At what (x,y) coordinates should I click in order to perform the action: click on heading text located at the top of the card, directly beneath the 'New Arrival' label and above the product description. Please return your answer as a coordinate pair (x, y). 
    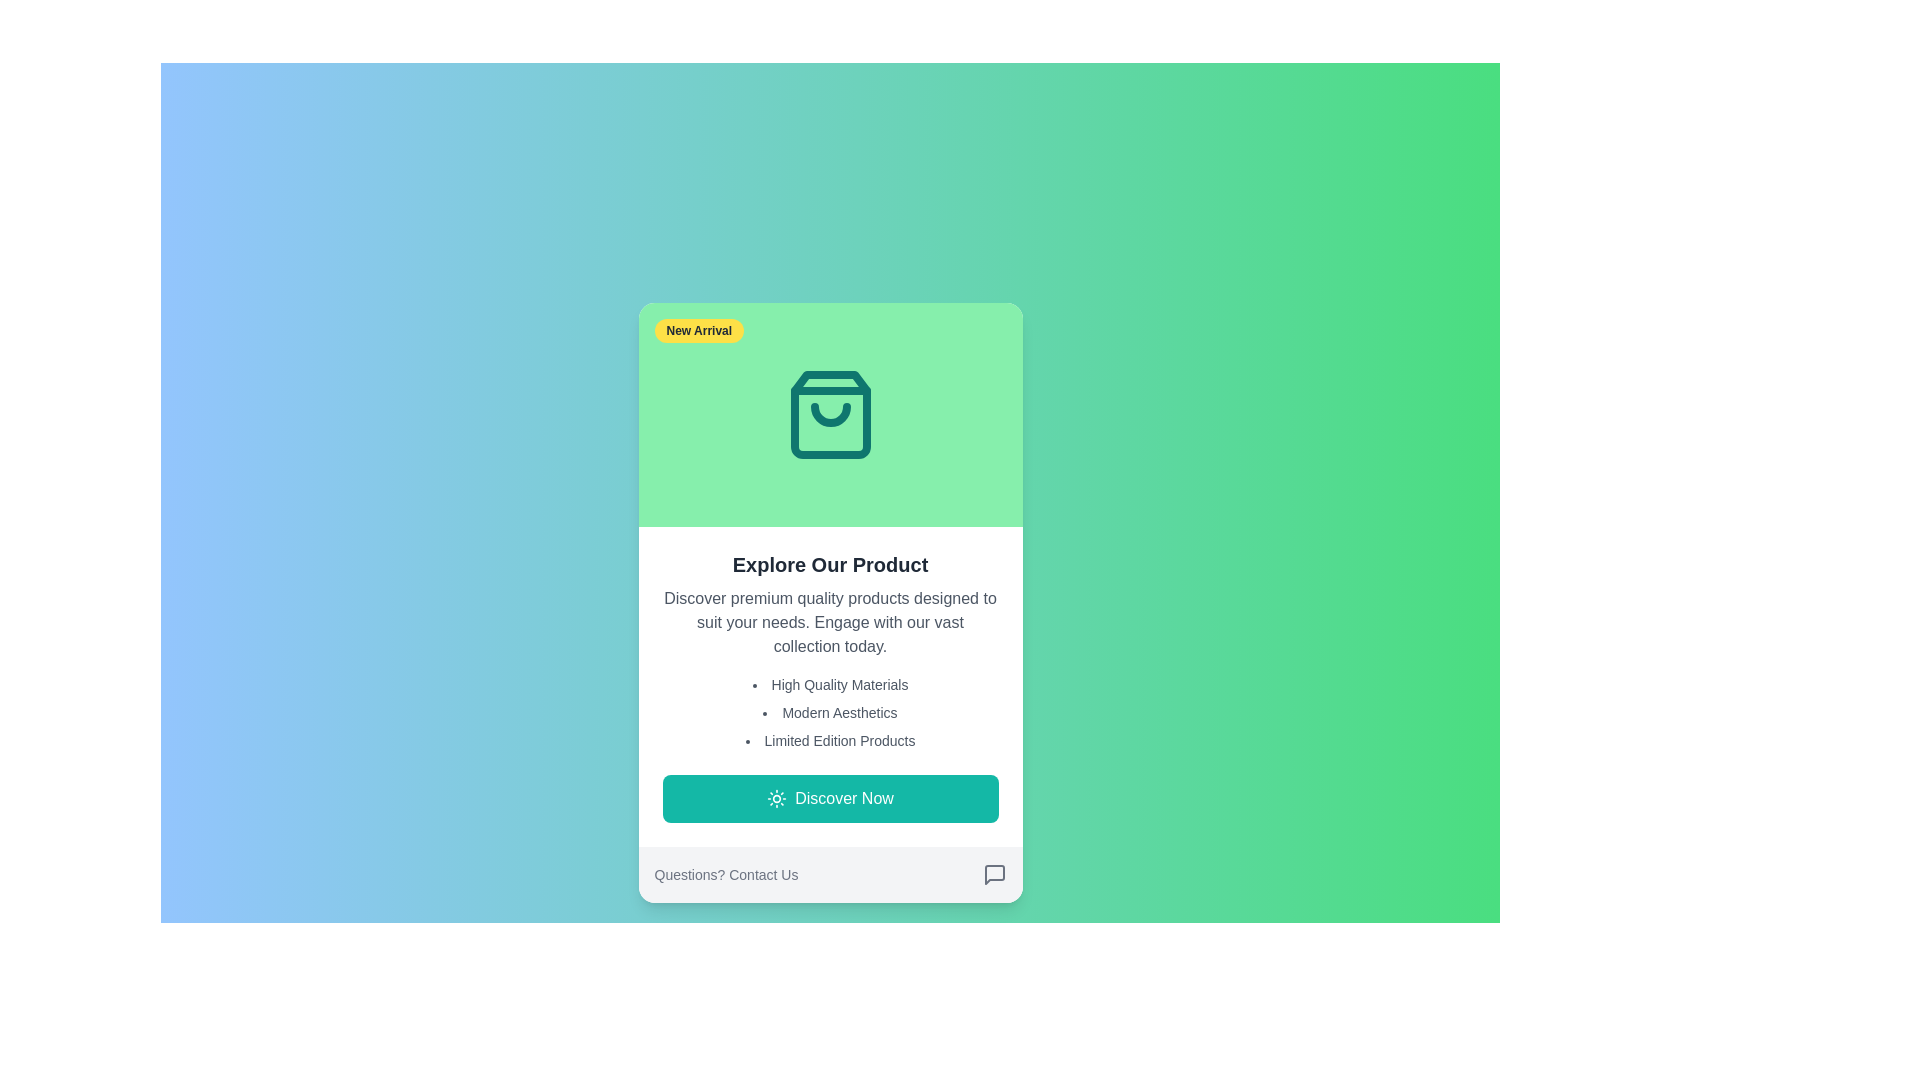
    Looking at the image, I should click on (830, 564).